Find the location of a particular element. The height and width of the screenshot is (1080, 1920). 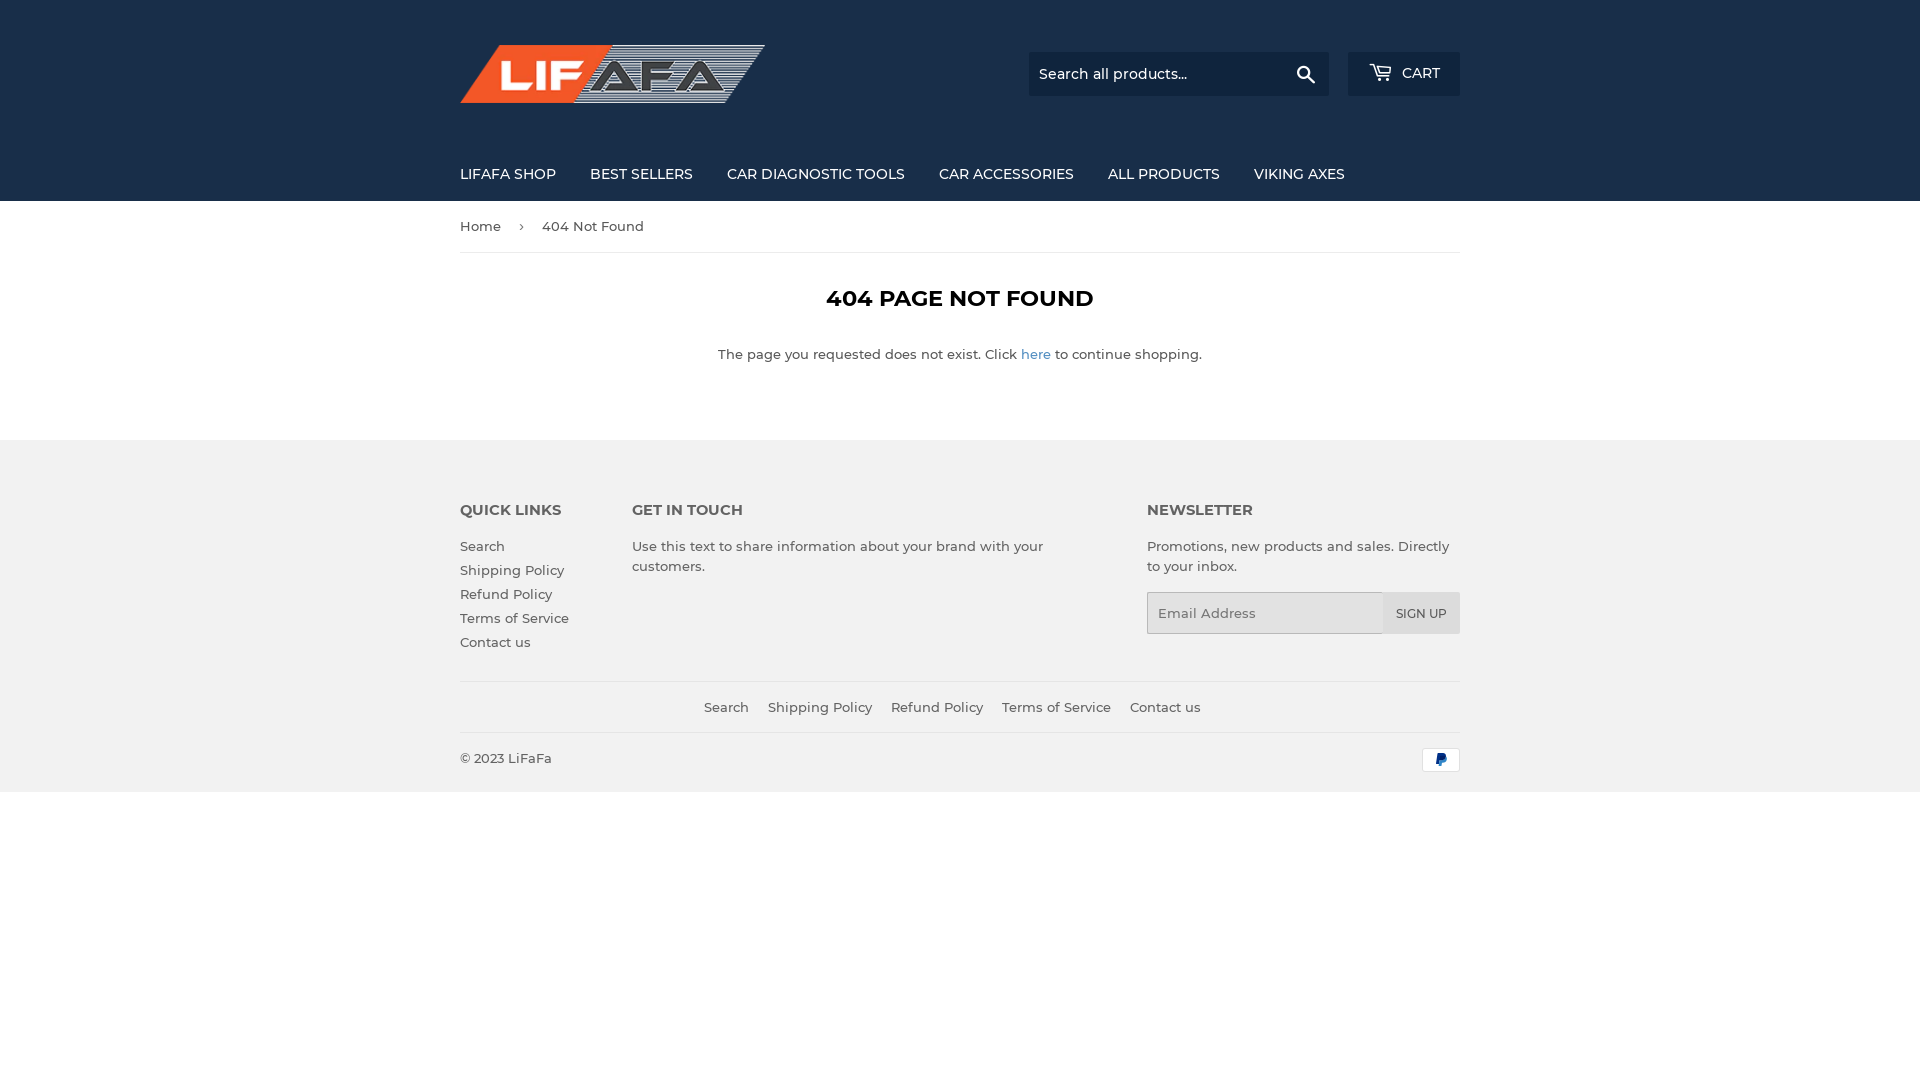

'LiFaFa' is located at coordinates (508, 758).